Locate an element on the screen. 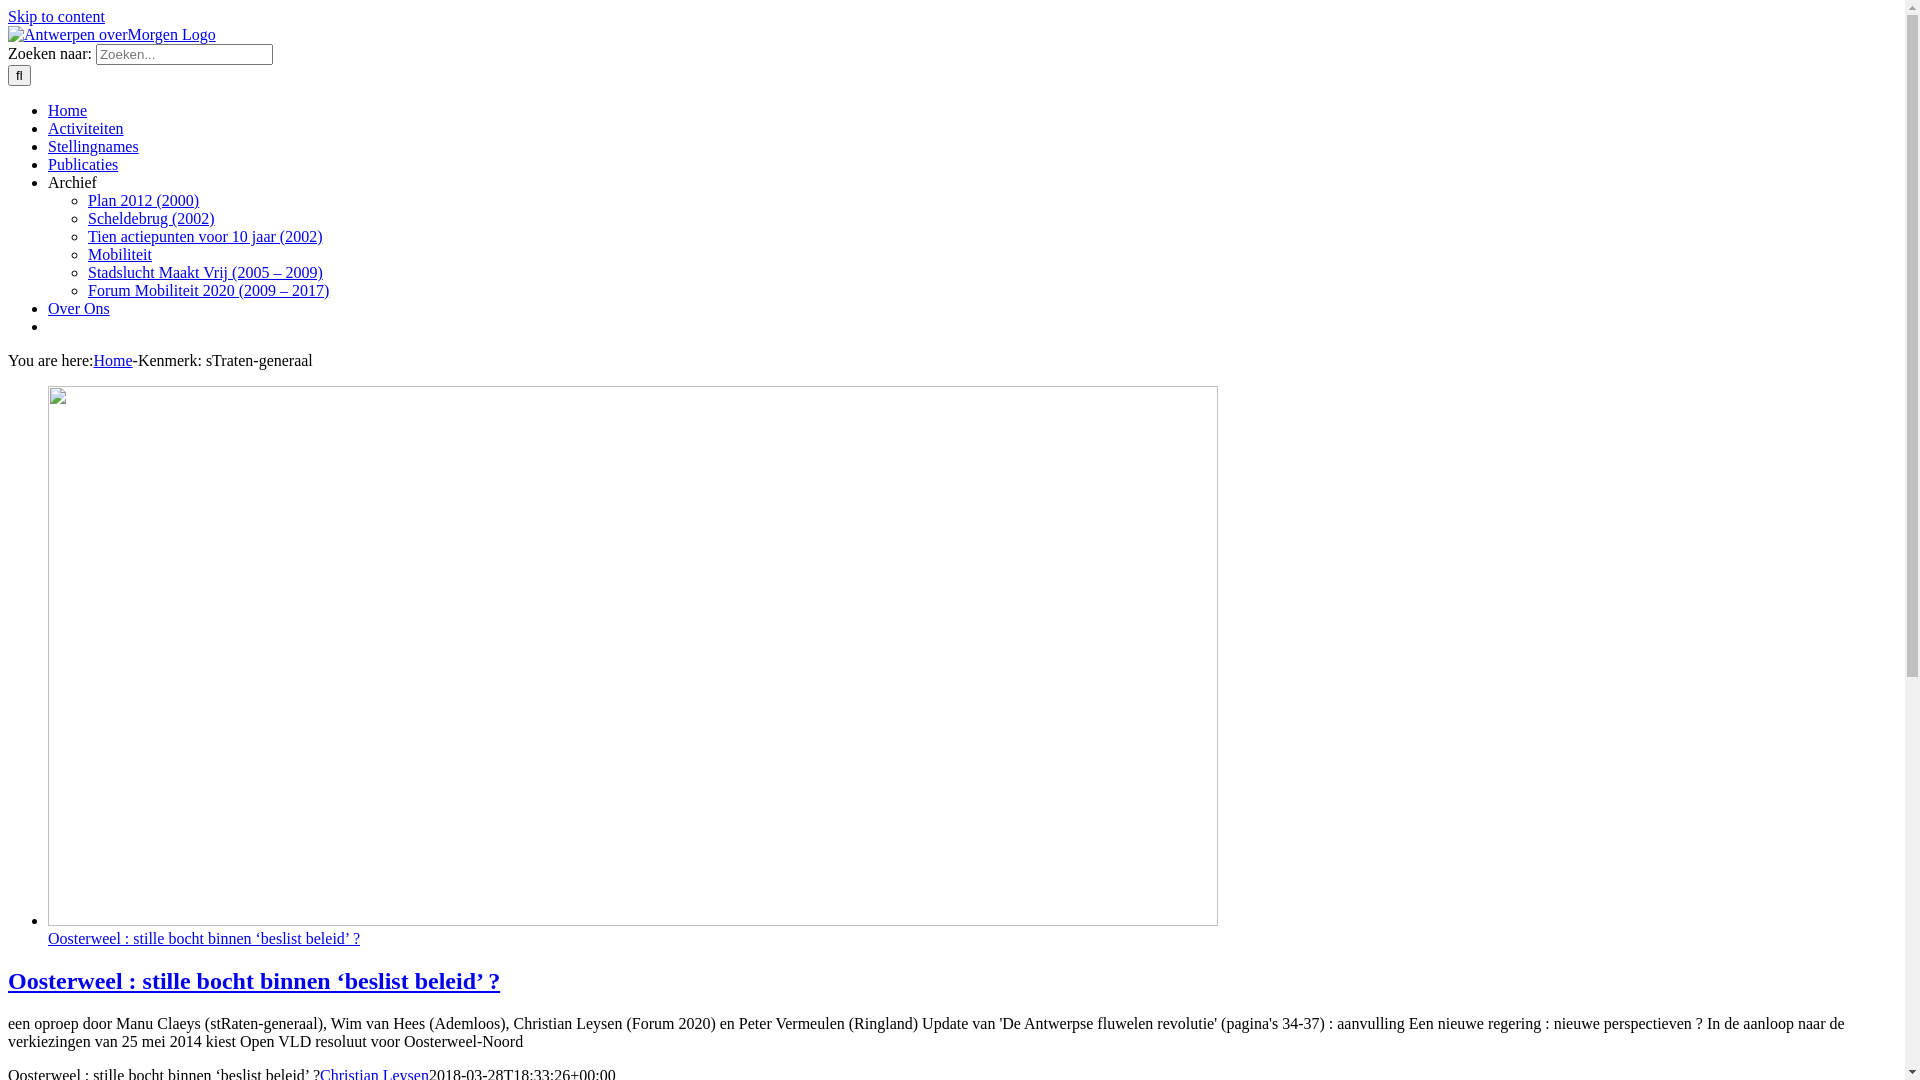  'Mobiliteit' is located at coordinates (86, 253).